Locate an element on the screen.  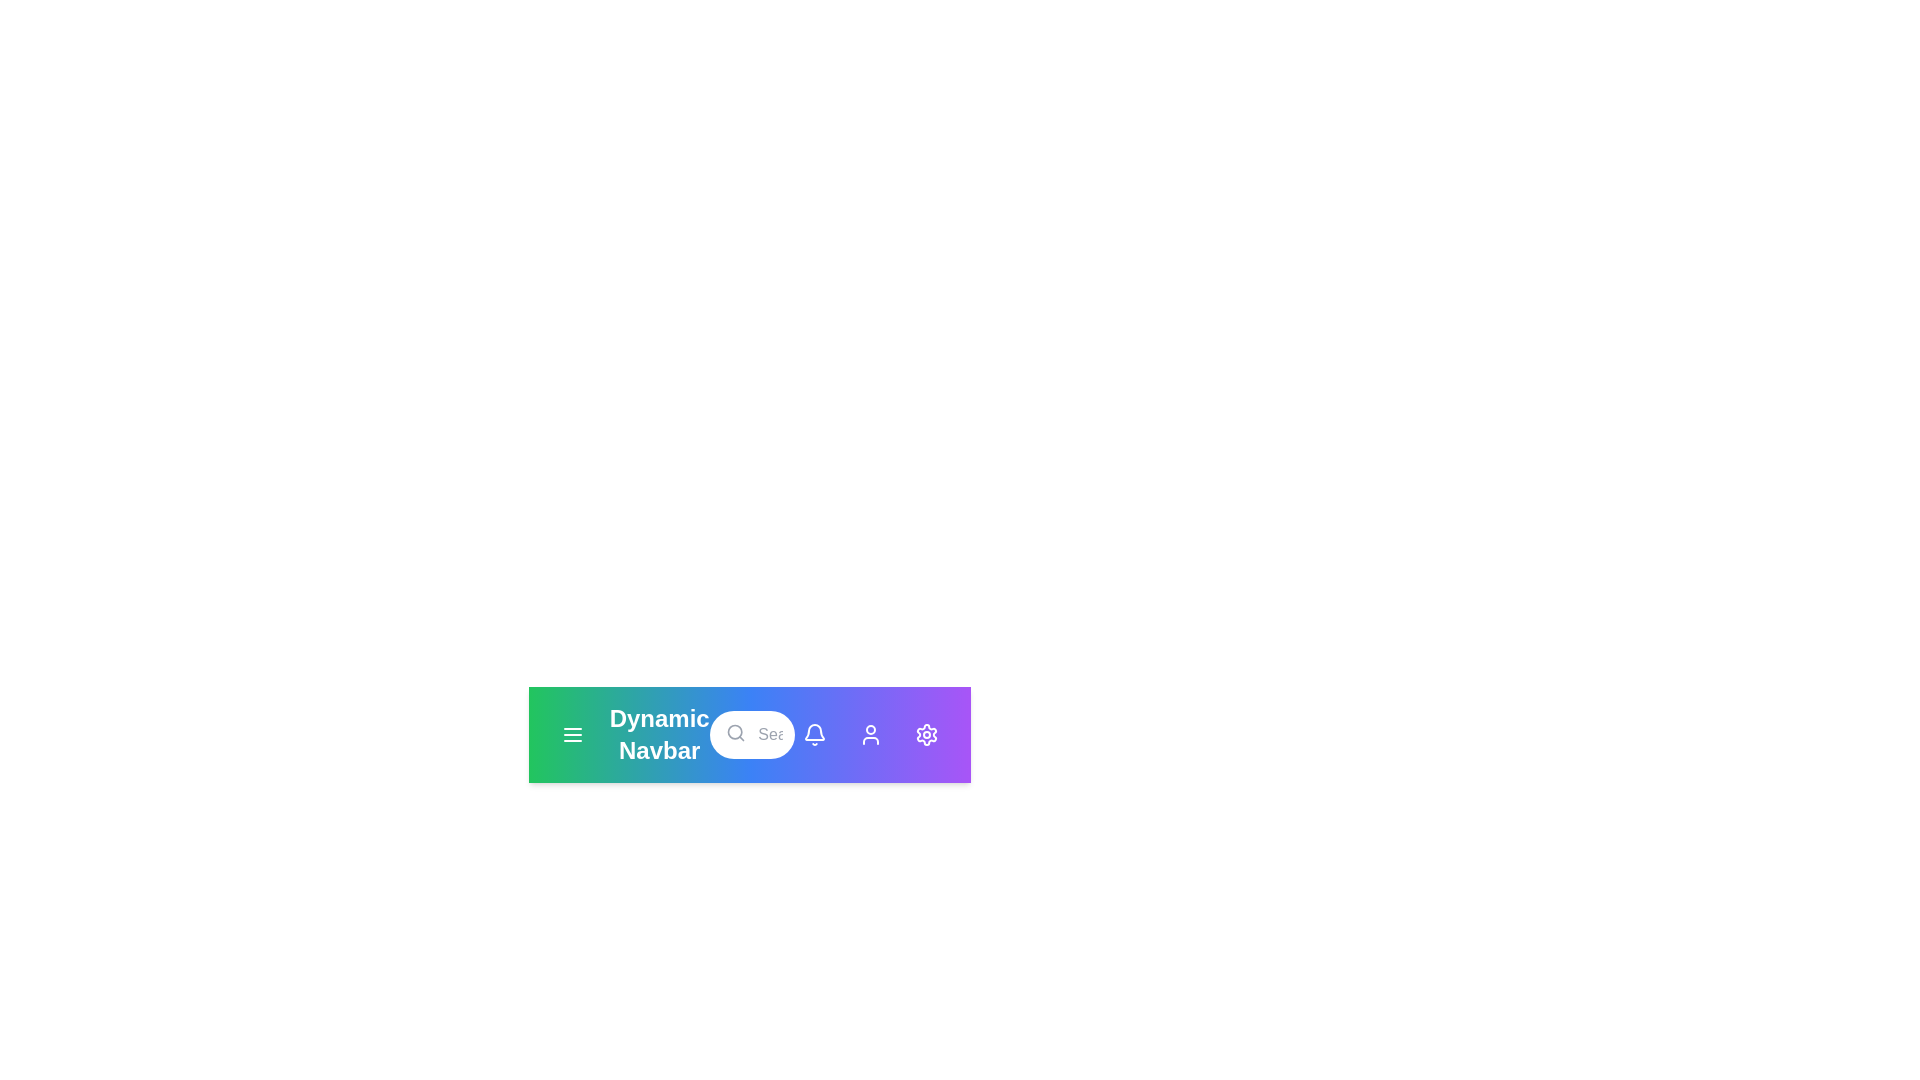
the user options button corresponding to profile is located at coordinates (870, 735).